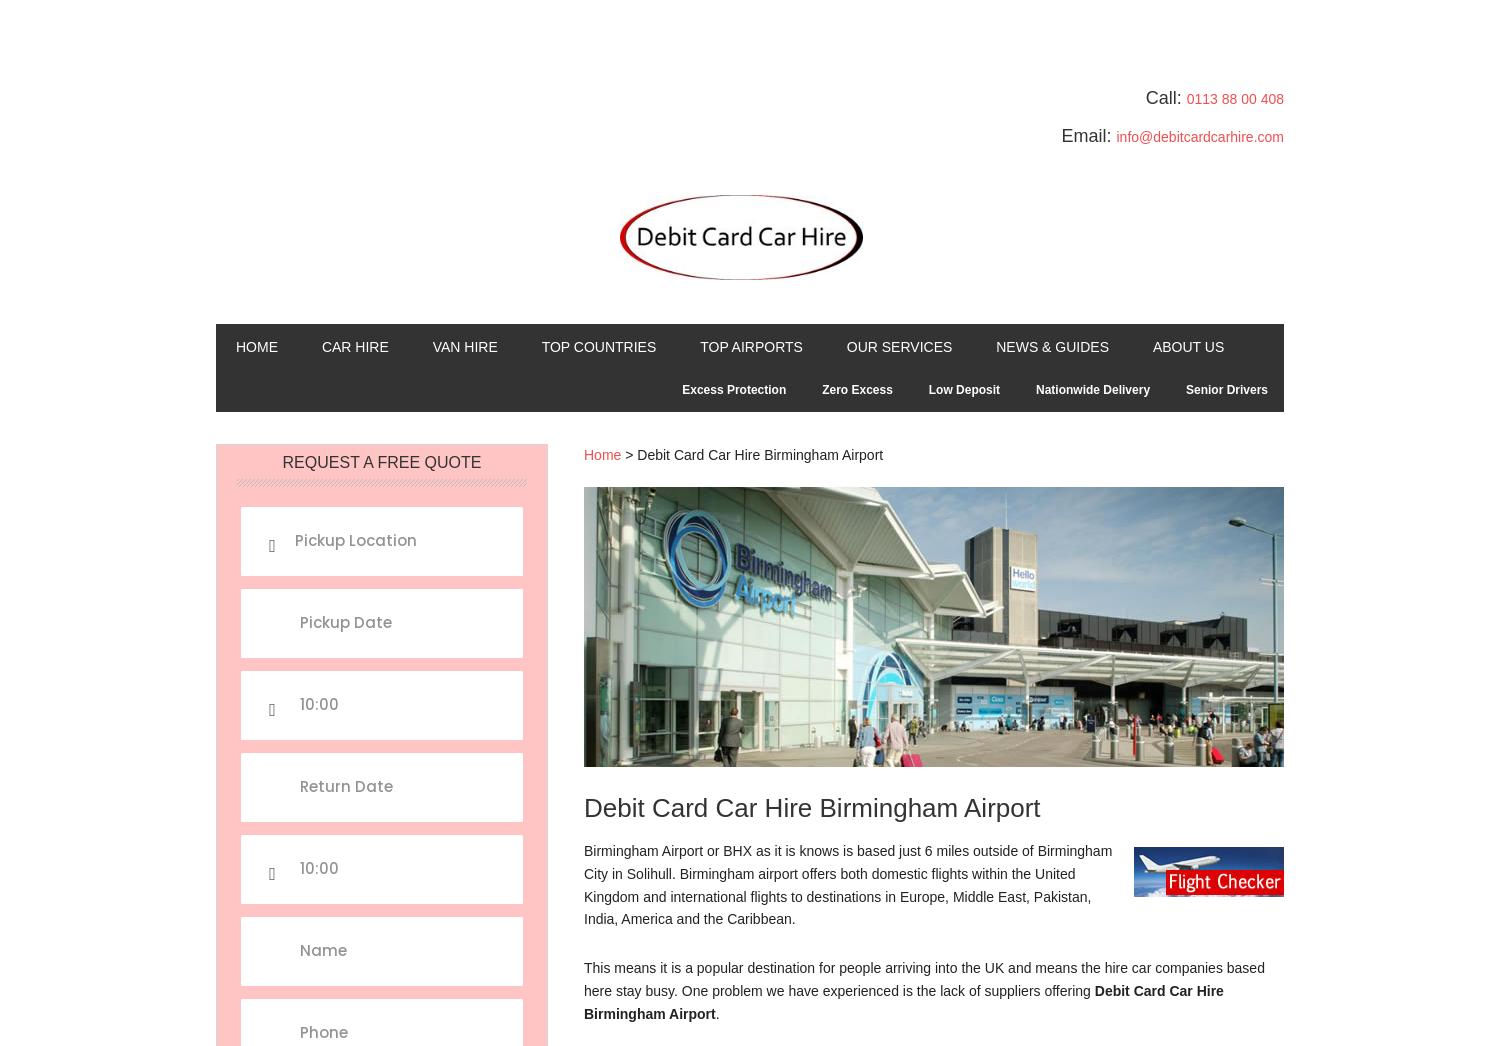 The width and height of the screenshot is (1500, 1046). I want to click on 'Low Deposit', so click(963, 389).